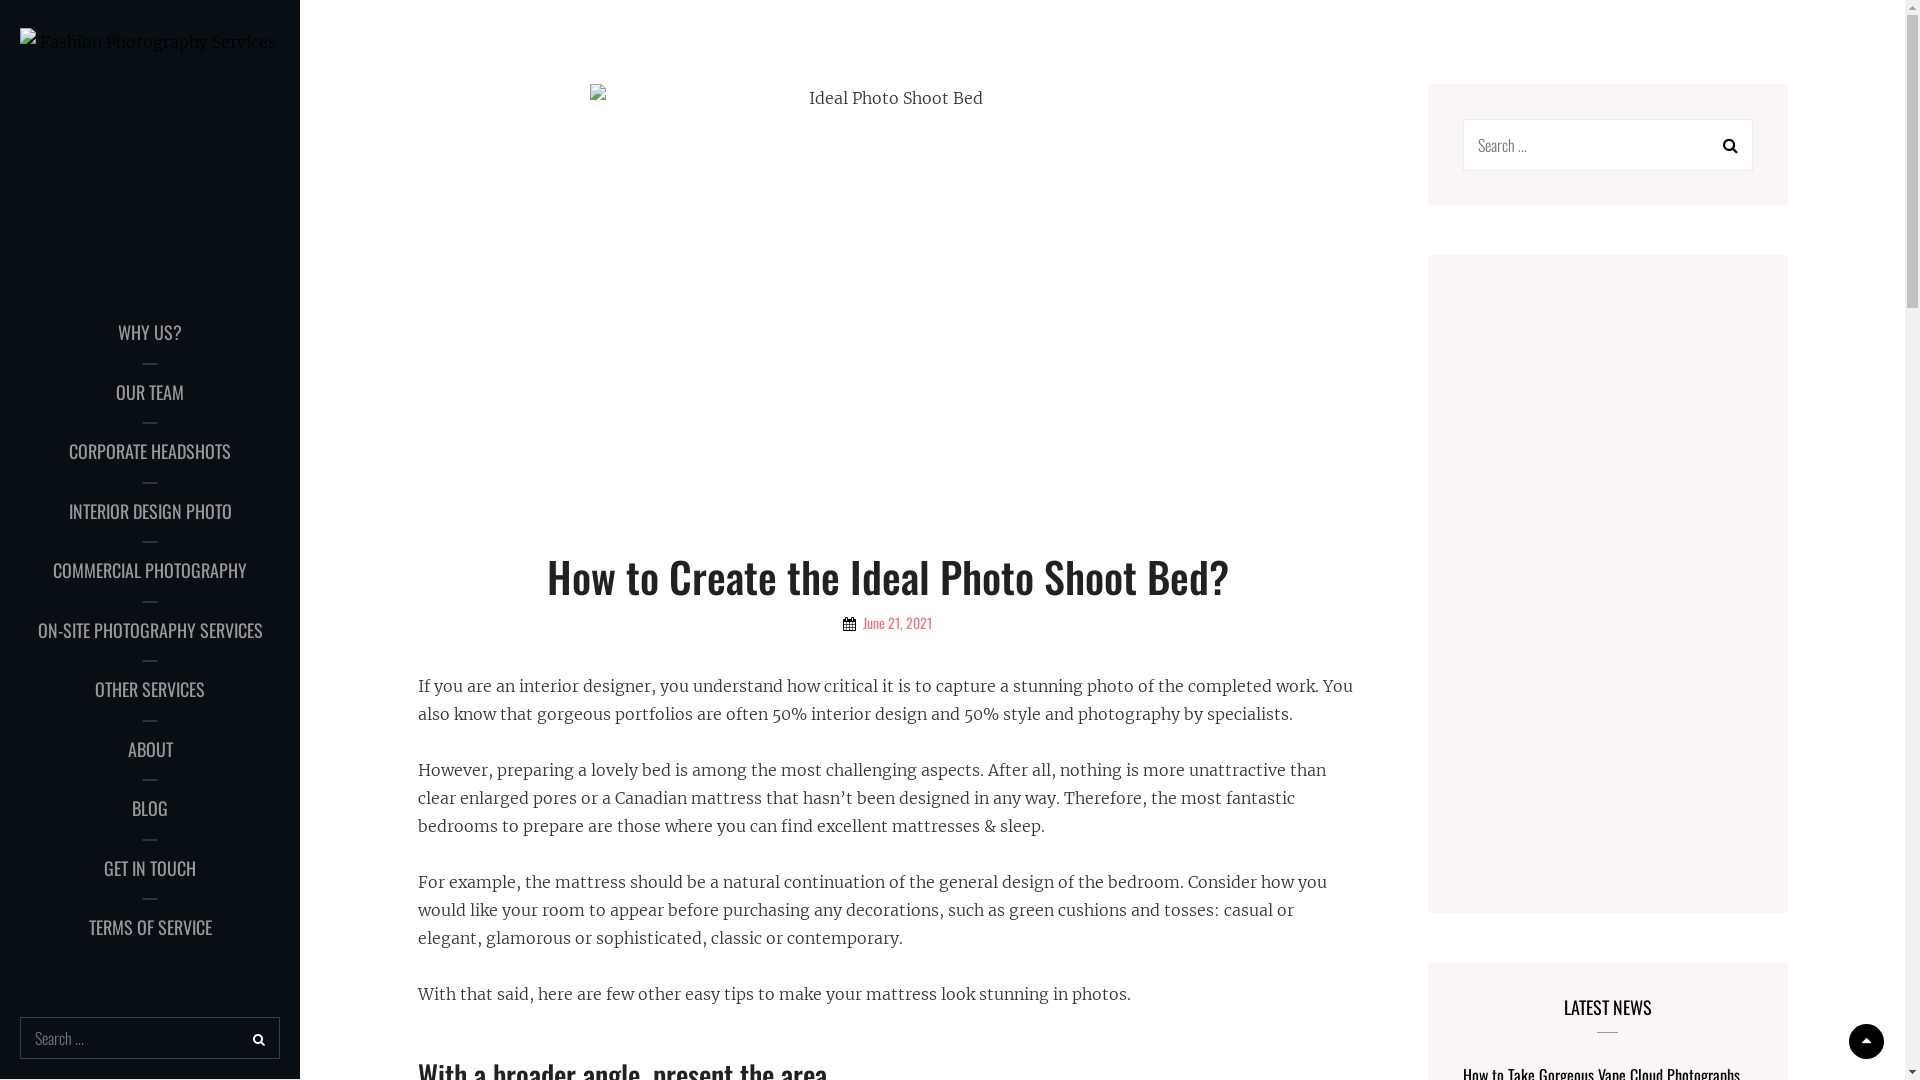 Image resolution: width=1920 pixels, height=1080 pixels. Describe the element at coordinates (148, 808) in the screenshot. I see `'BLOG'` at that location.